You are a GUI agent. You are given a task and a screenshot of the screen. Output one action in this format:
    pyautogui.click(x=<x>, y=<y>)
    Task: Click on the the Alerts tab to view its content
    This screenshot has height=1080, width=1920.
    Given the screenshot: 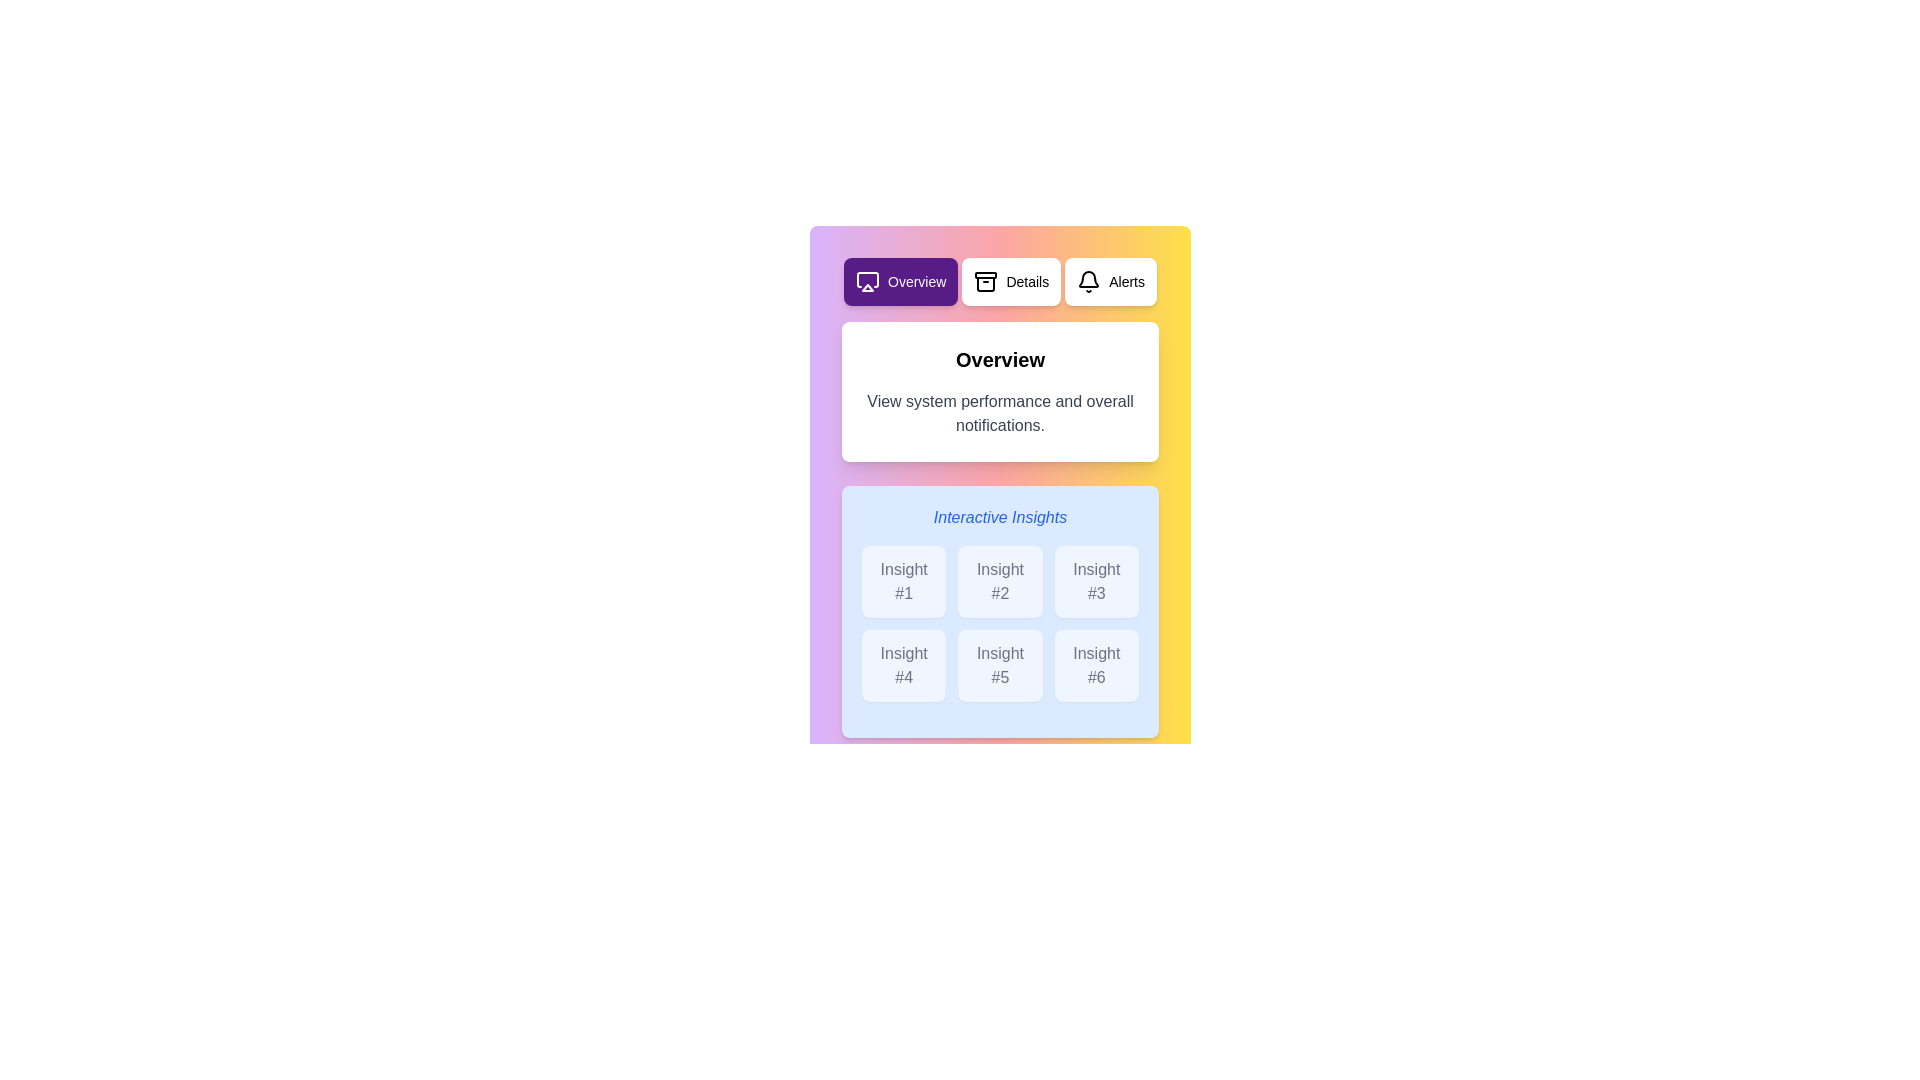 What is the action you would take?
    pyautogui.click(x=1109, y=281)
    